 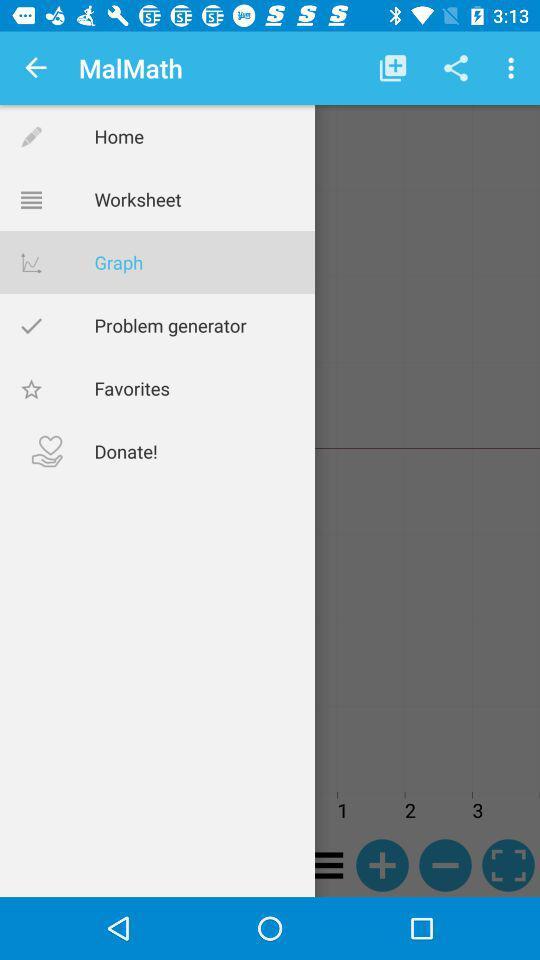 I want to click on the add icon, so click(x=382, y=864).